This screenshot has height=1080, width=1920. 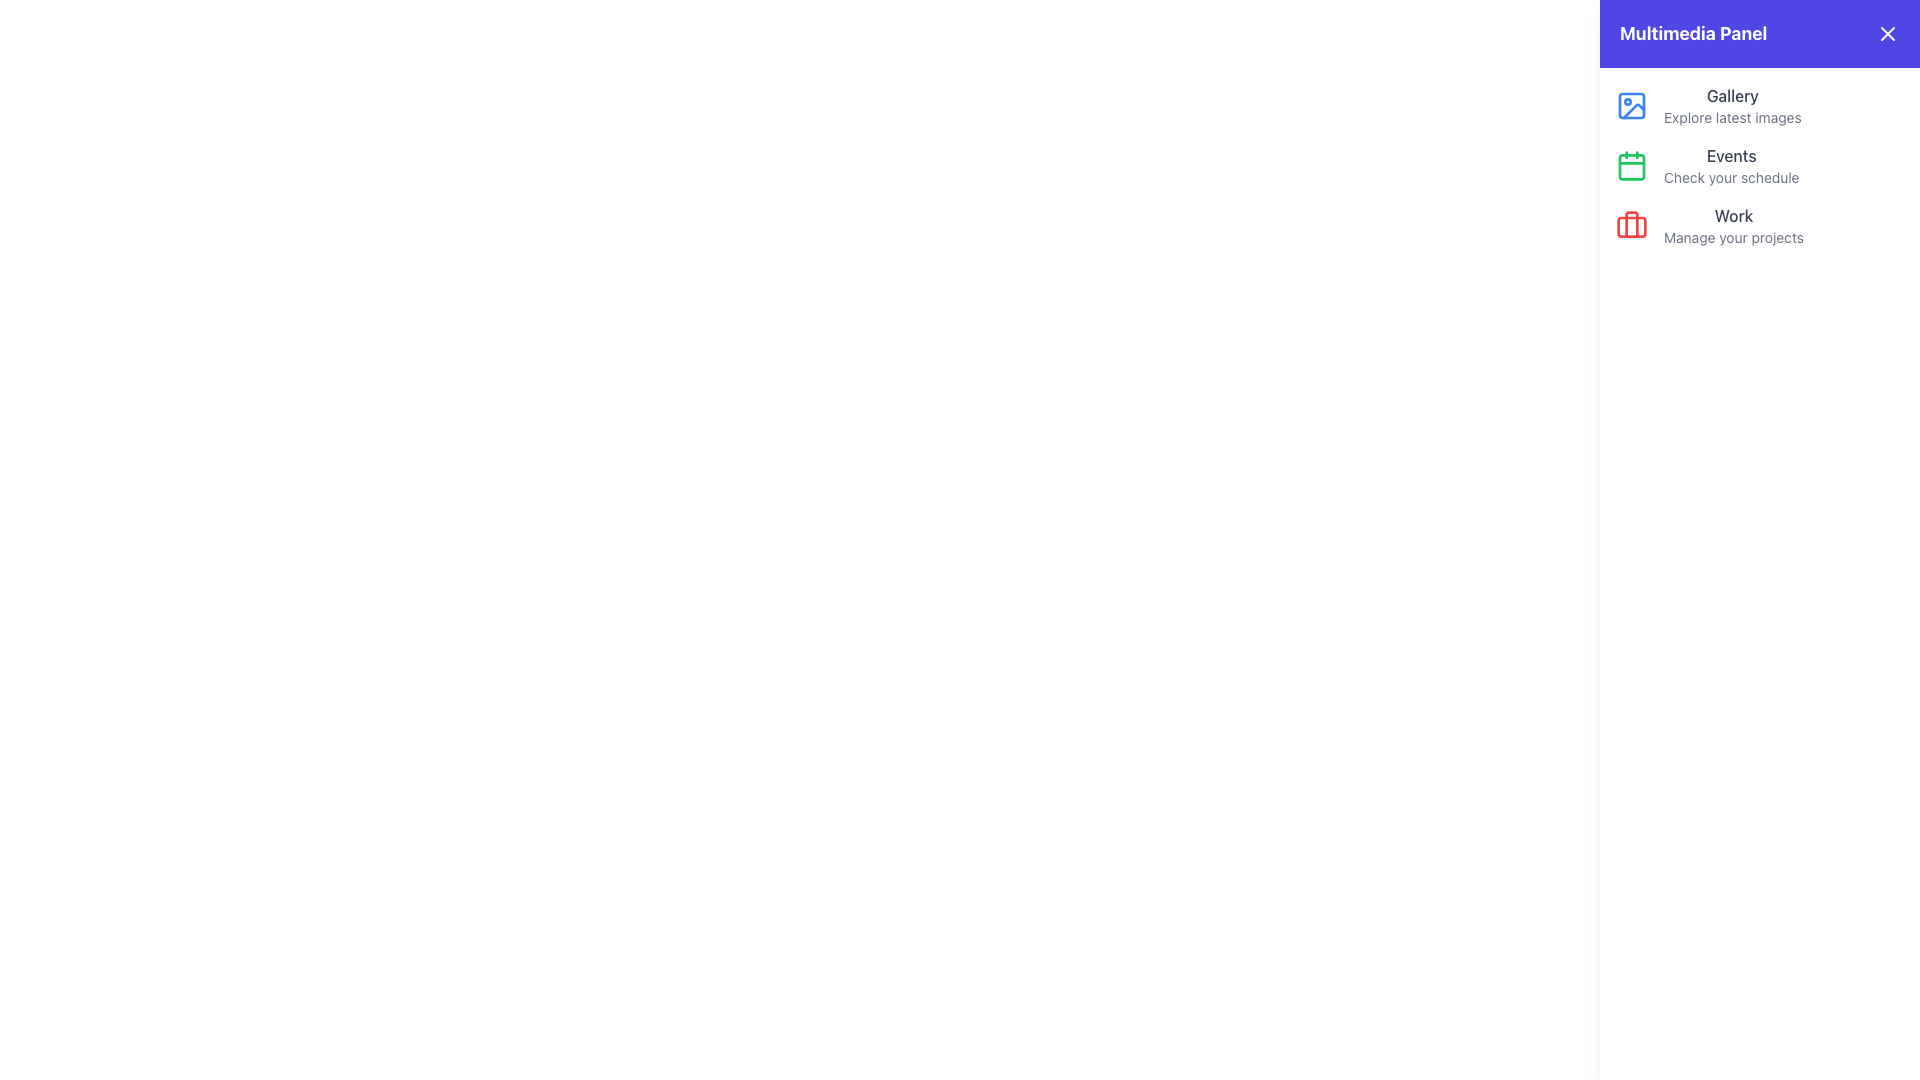 What do you see at coordinates (1633, 111) in the screenshot?
I see `the blue diagonal line icon that is part of the 'Gallery' image icon located in the top section of the right-side menu panel` at bounding box center [1633, 111].